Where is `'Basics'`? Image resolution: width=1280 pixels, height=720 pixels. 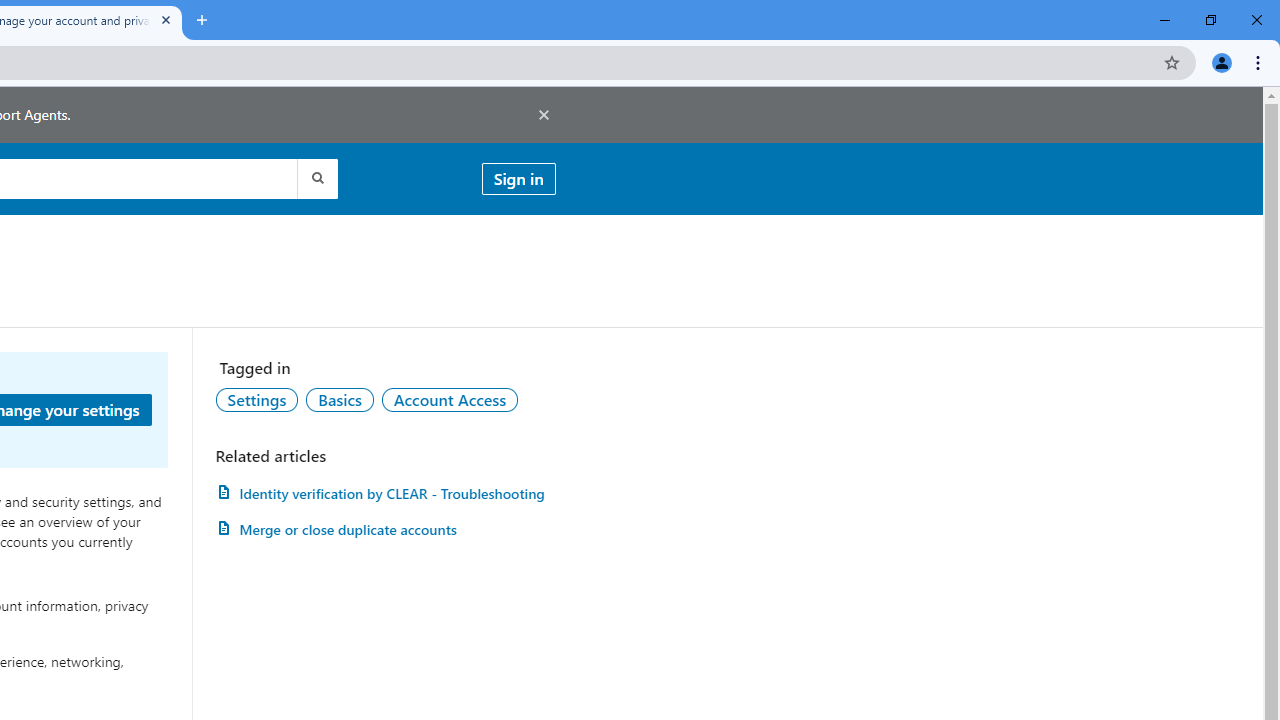
'Basics' is located at coordinates (339, 399).